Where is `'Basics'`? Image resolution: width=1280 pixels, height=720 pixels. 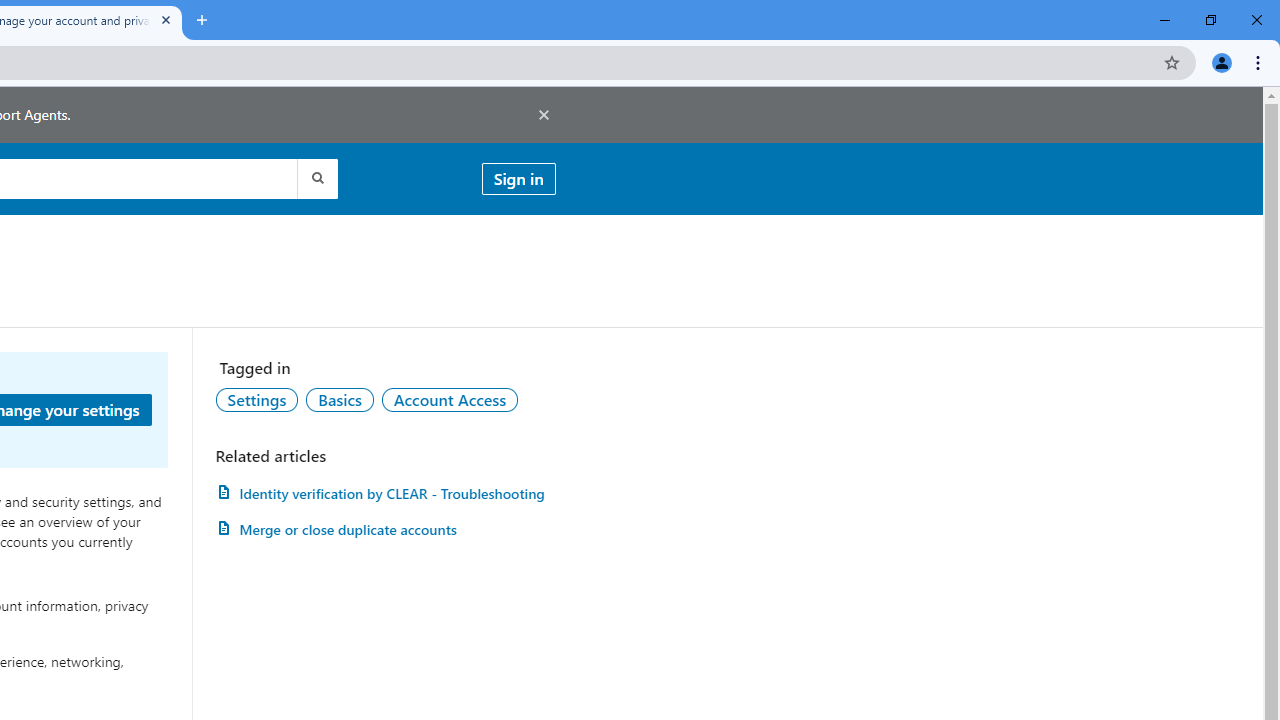
'Basics' is located at coordinates (339, 399).